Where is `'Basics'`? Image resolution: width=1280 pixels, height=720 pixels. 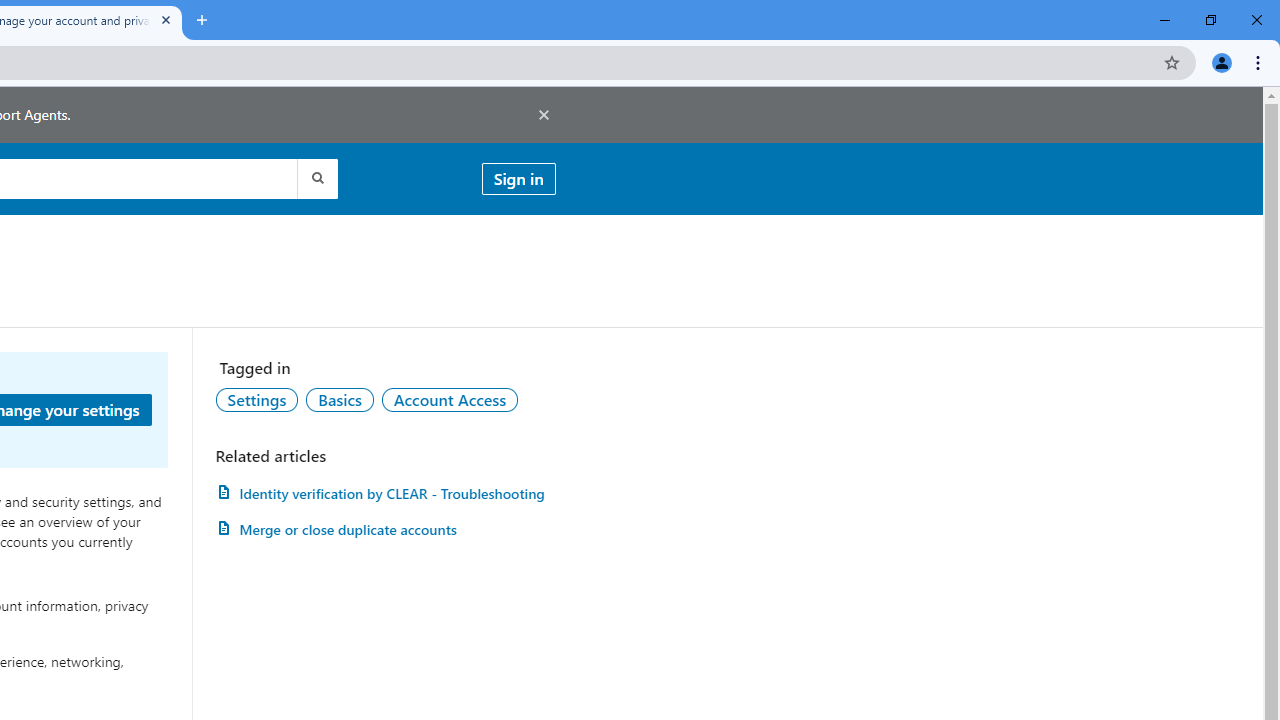
'Basics' is located at coordinates (339, 399).